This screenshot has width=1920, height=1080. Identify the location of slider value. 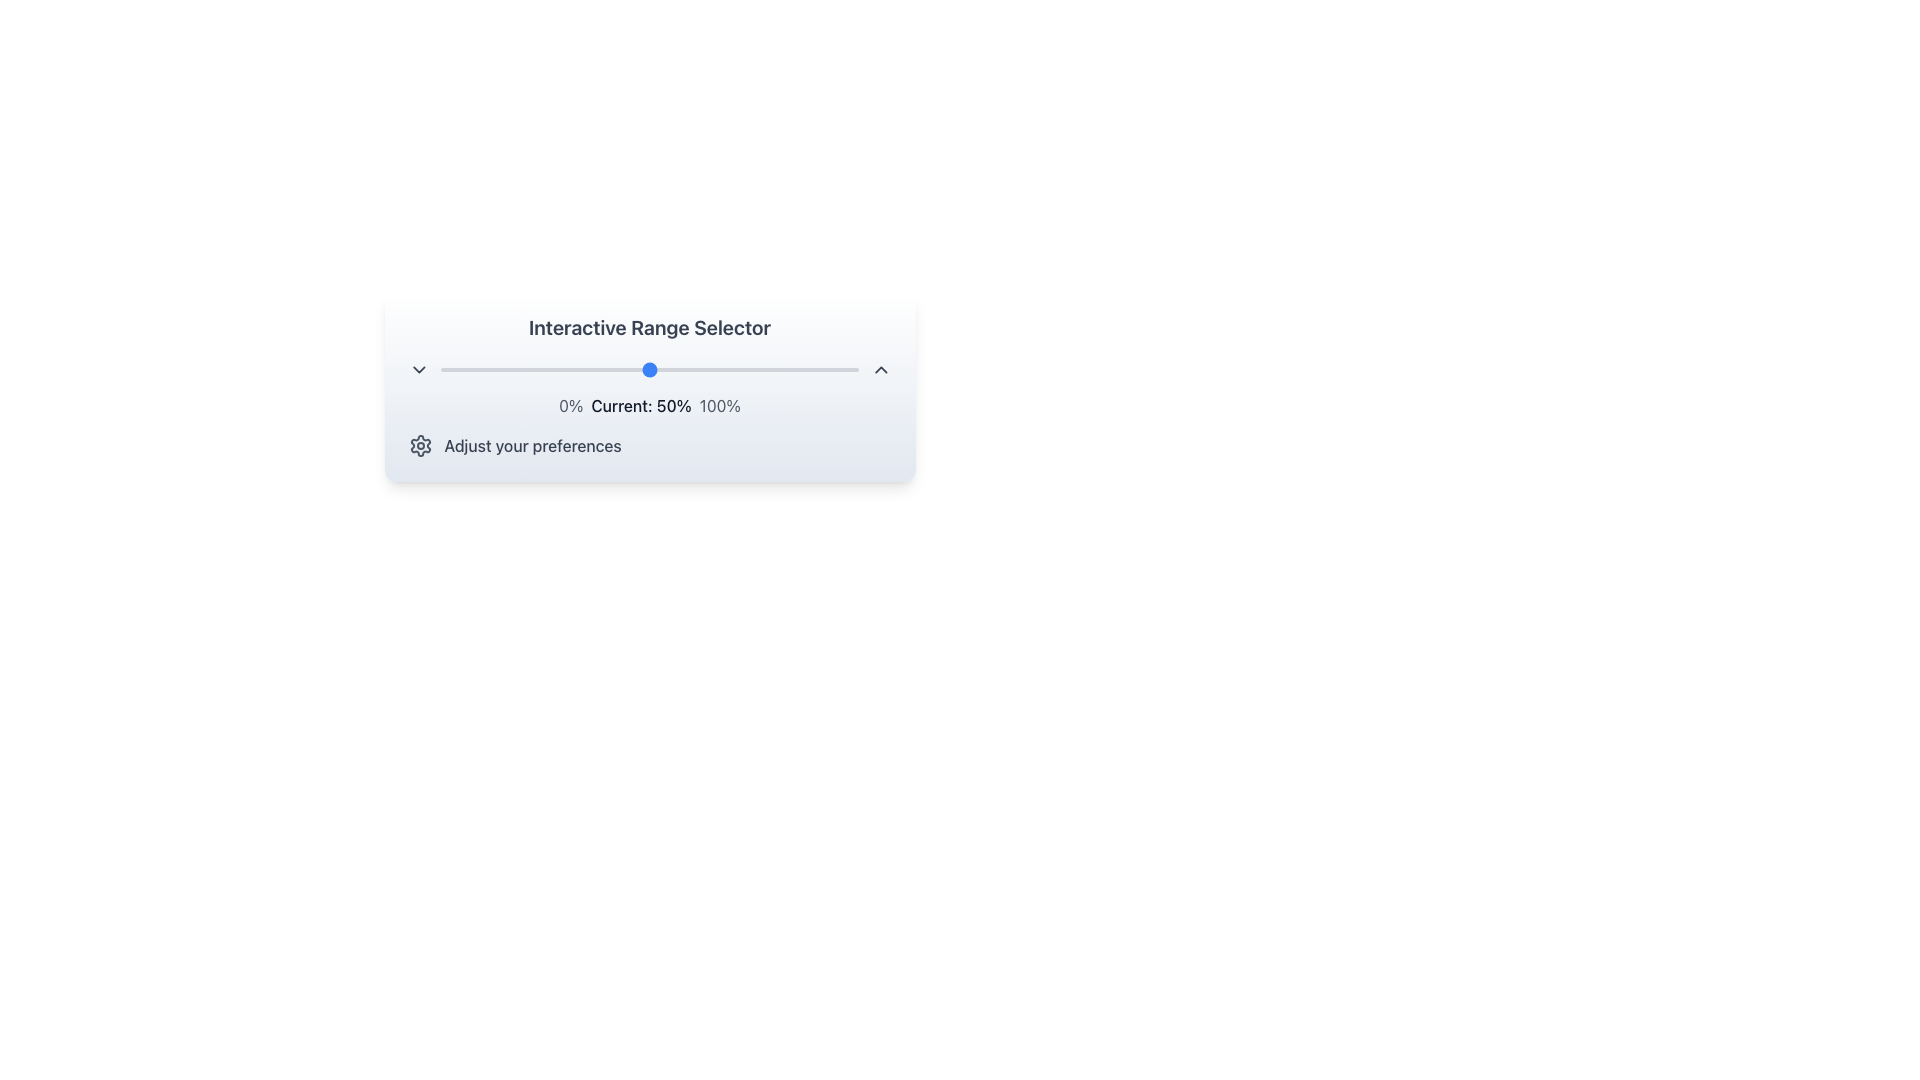
(728, 370).